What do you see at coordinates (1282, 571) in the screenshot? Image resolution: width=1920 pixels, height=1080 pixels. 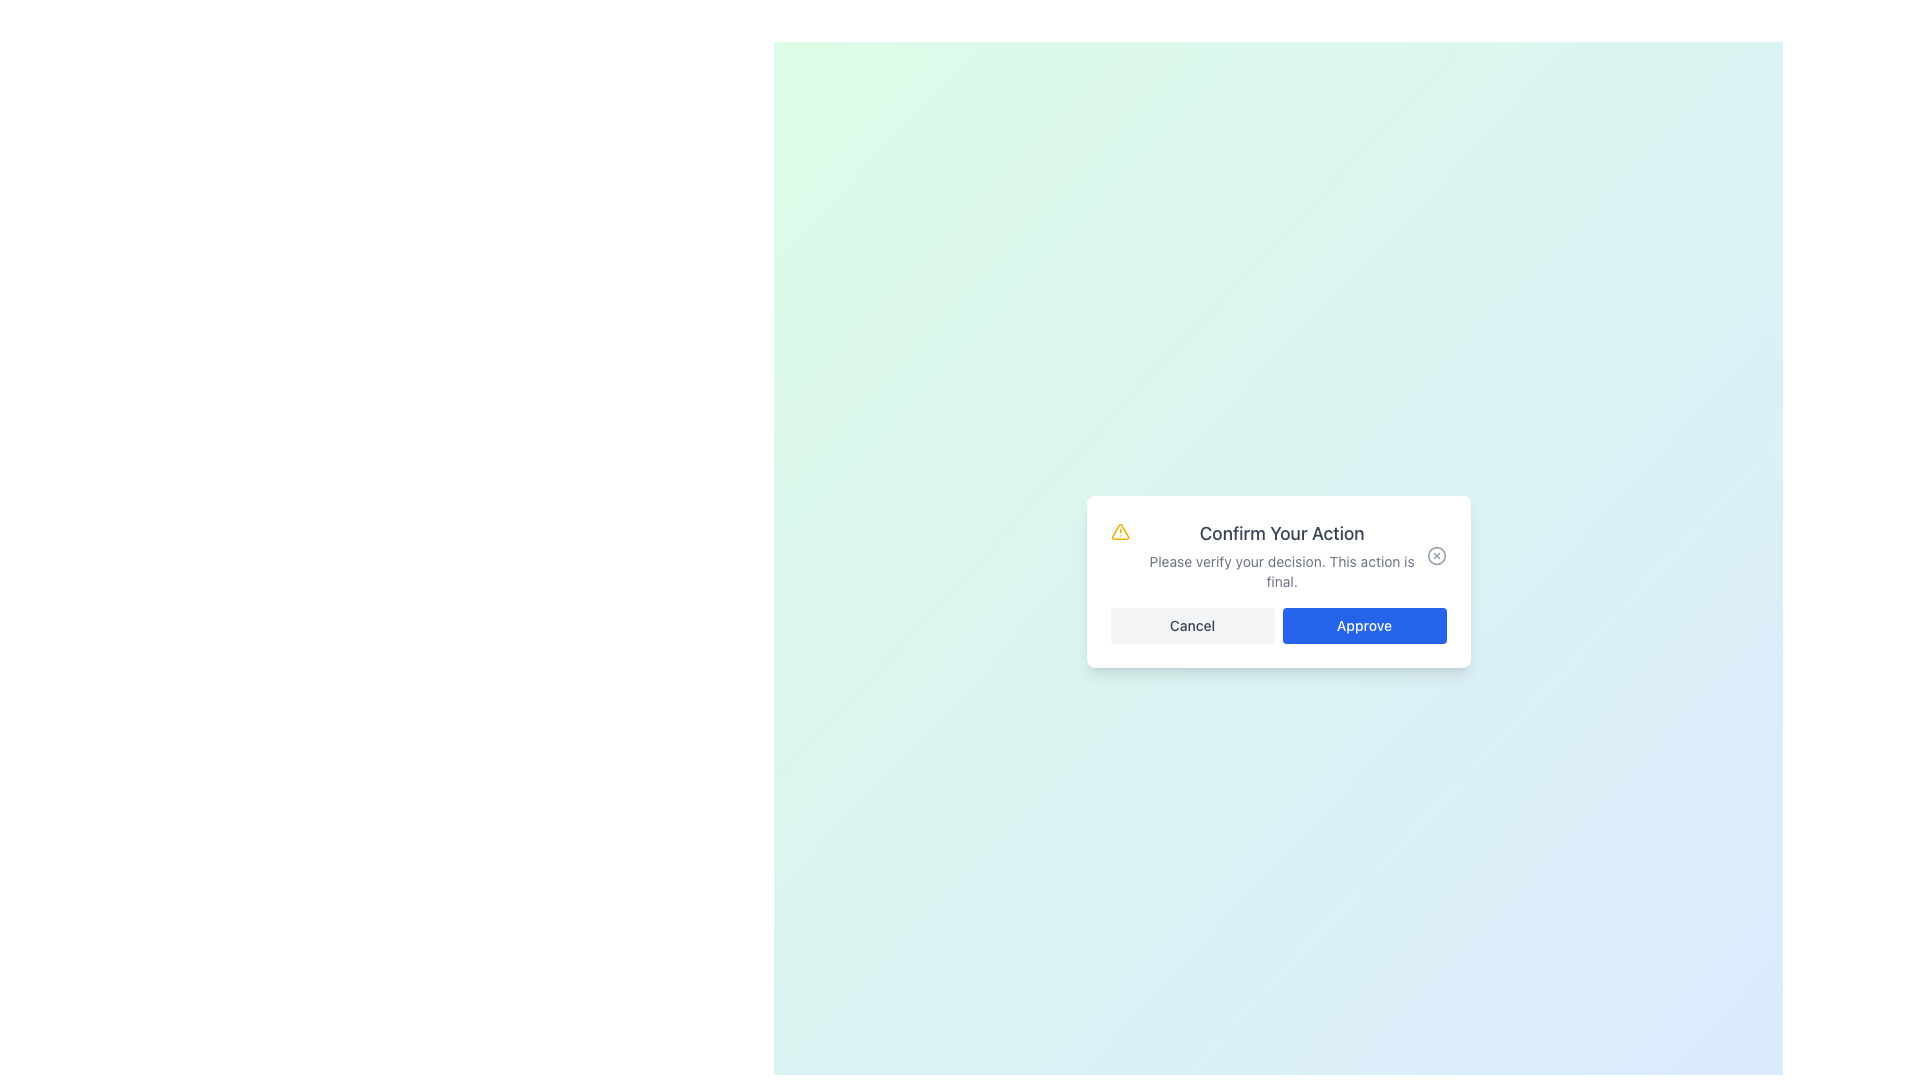 I see `the label that displays the message 'Please verify your decision. This action is final.' which is styled with a small, gray font and positioned below the heading 'Confirm Your Action' in the confirmation dialog box` at bounding box center [1282, 571].